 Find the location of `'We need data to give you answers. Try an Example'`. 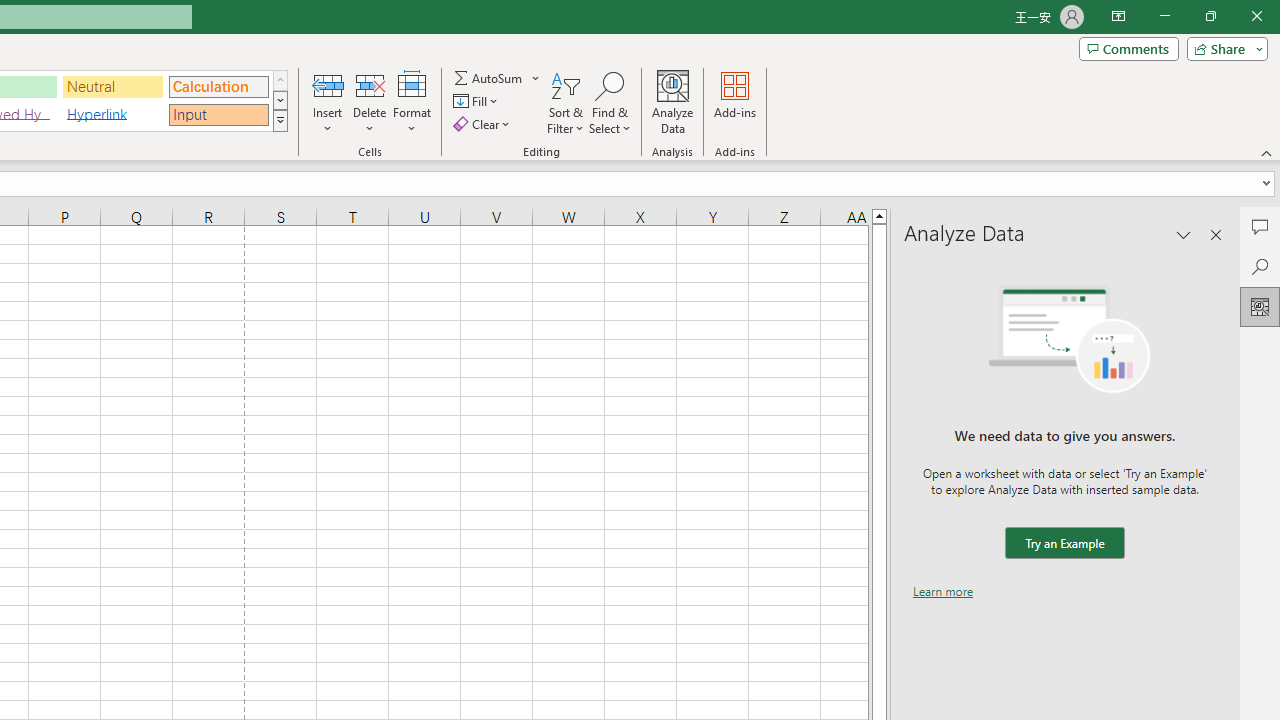

'We need data to give you answers. Try an Example' is located at coordinates (1063, 543).